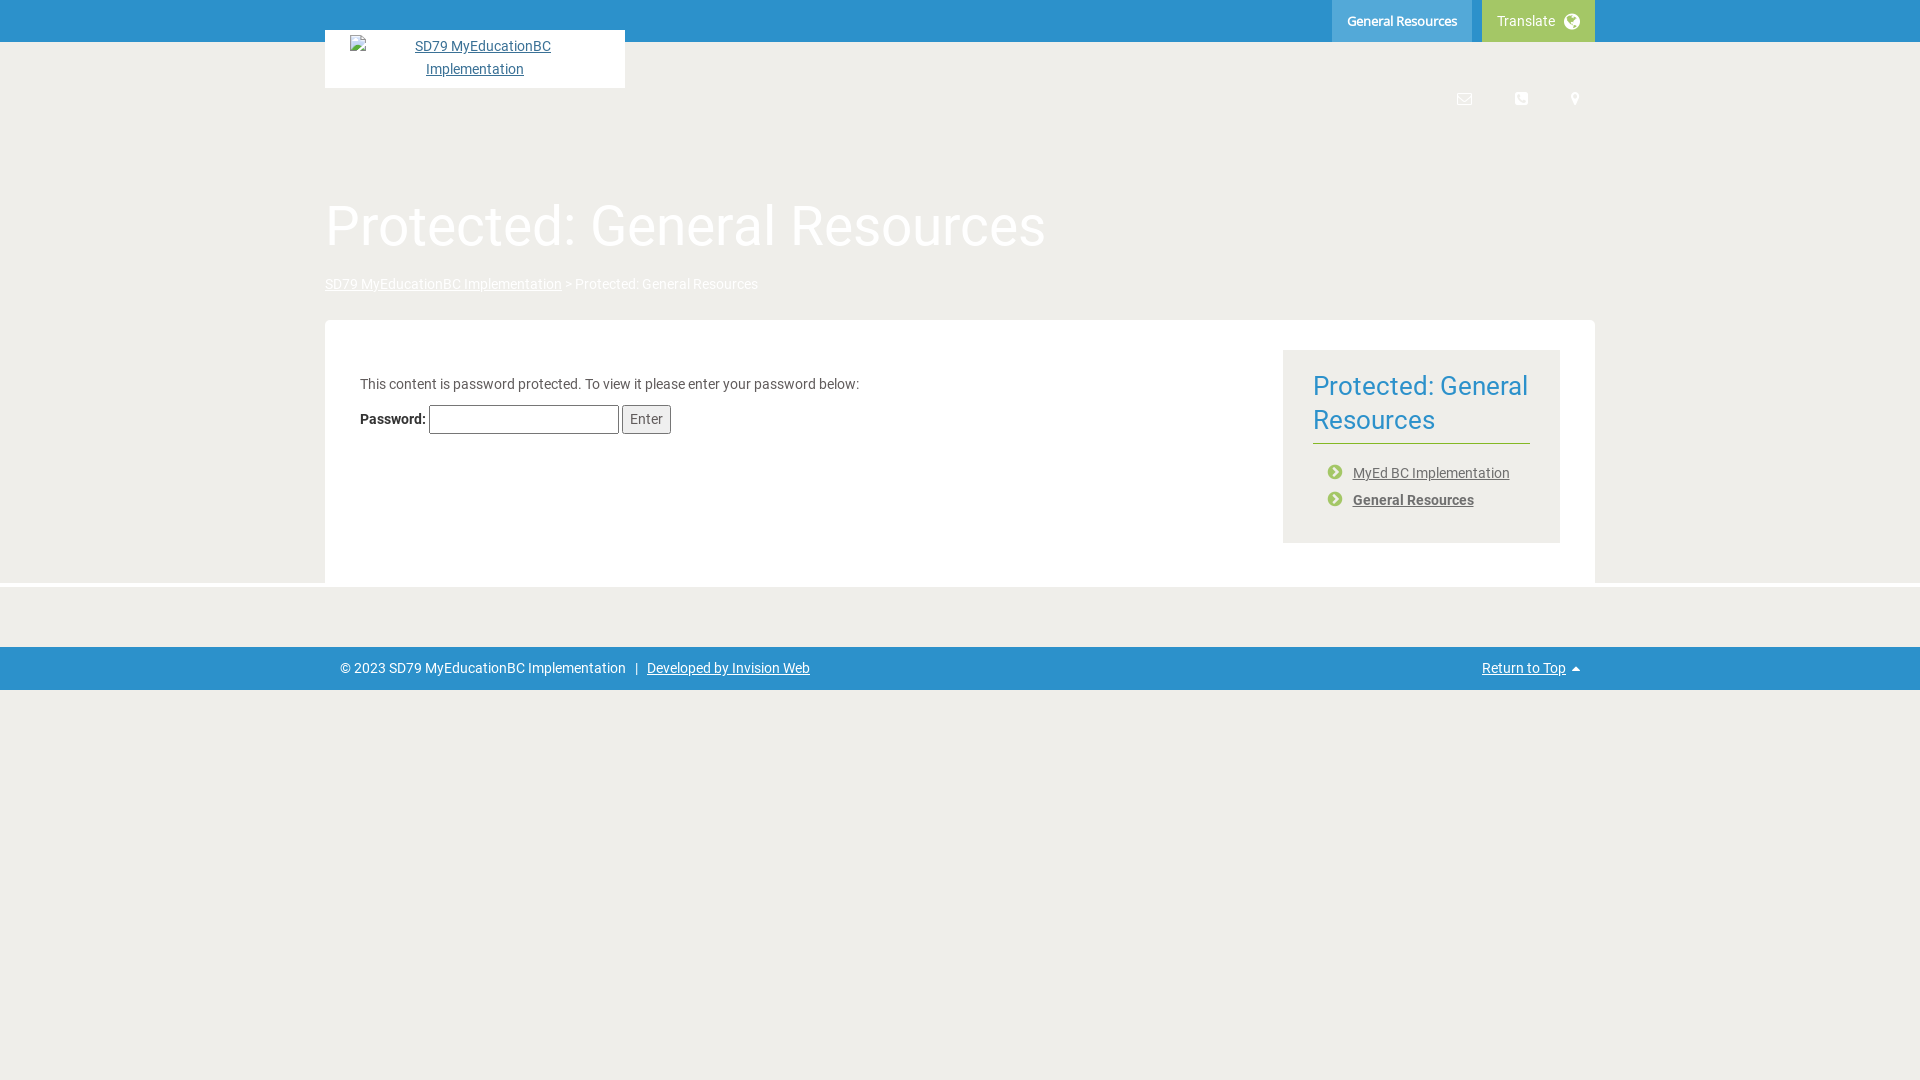 The image size is (1920, 1080). Describe the element at coordinates (1352, 473) in the screenshot. I see `'MyEd BC Implementation'` at that location.